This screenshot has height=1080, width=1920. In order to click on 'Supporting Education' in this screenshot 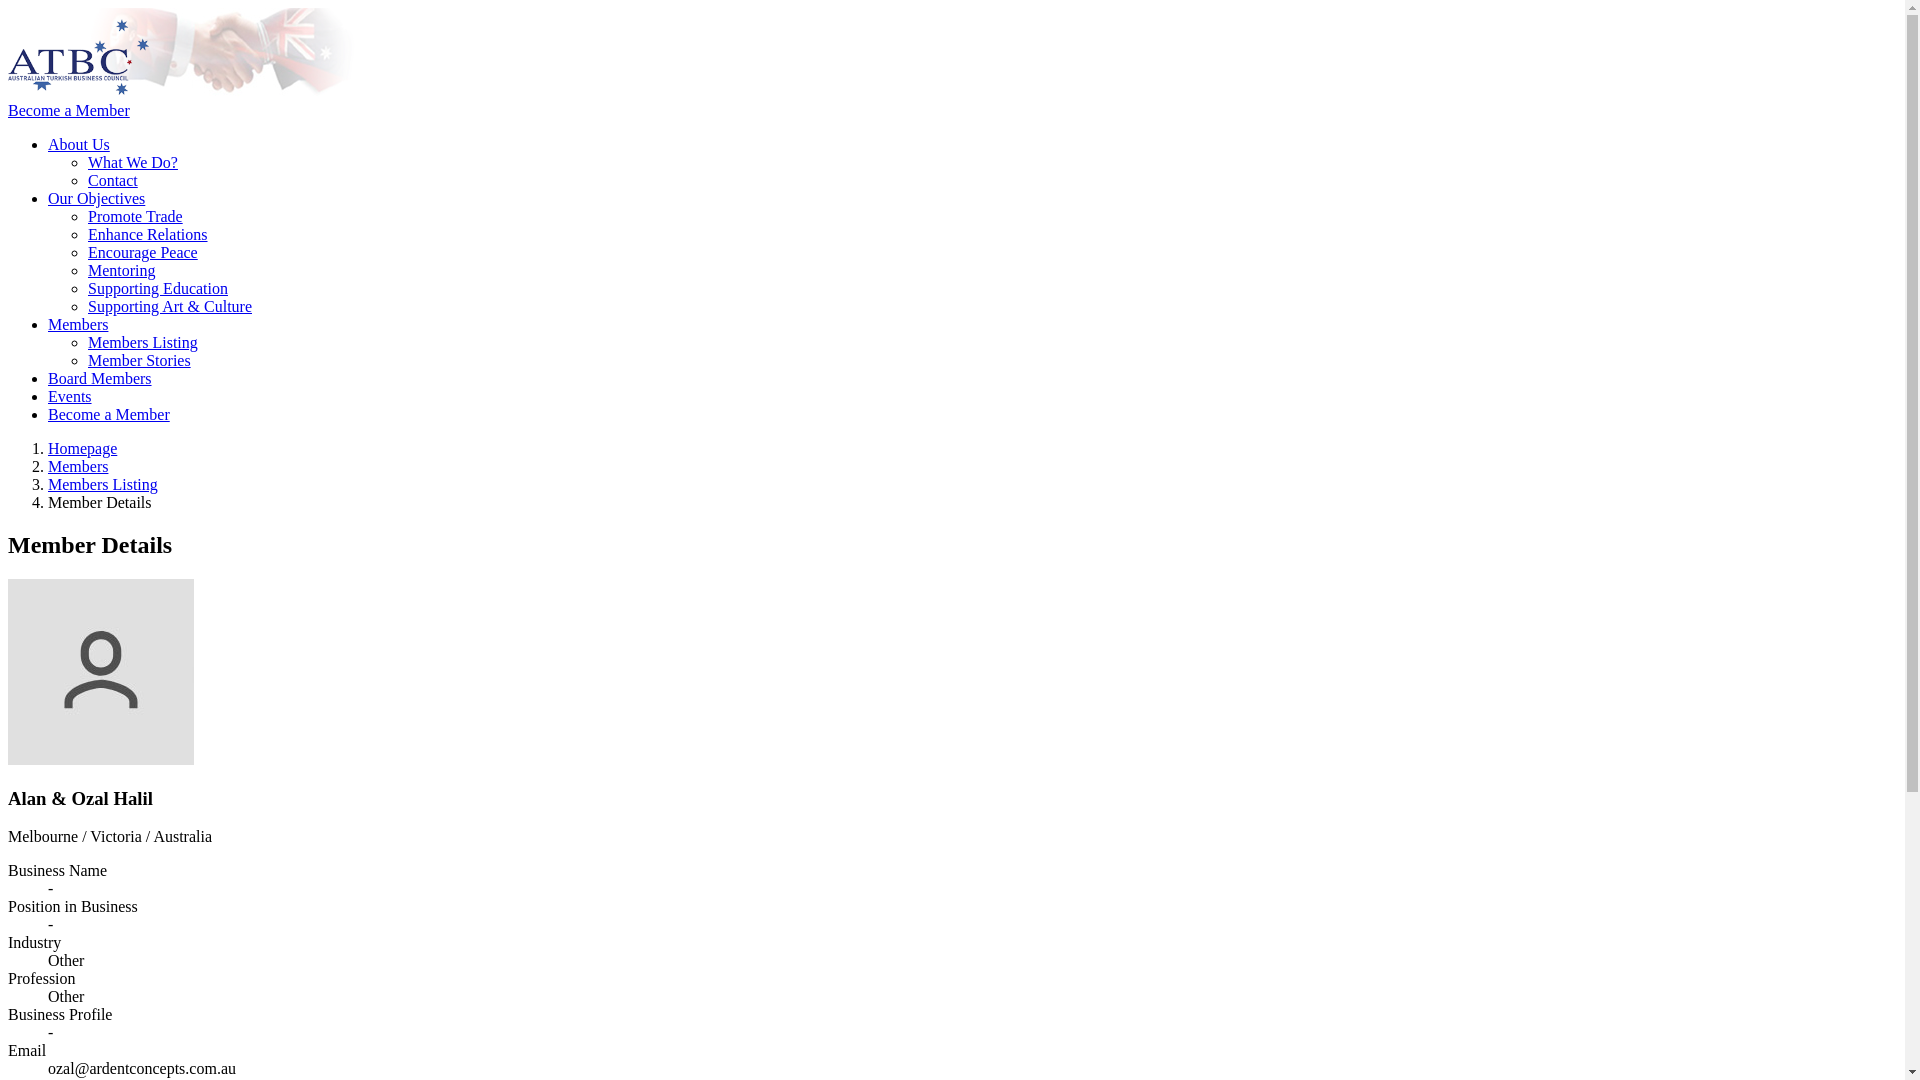, I will do `click(157, 288)`.